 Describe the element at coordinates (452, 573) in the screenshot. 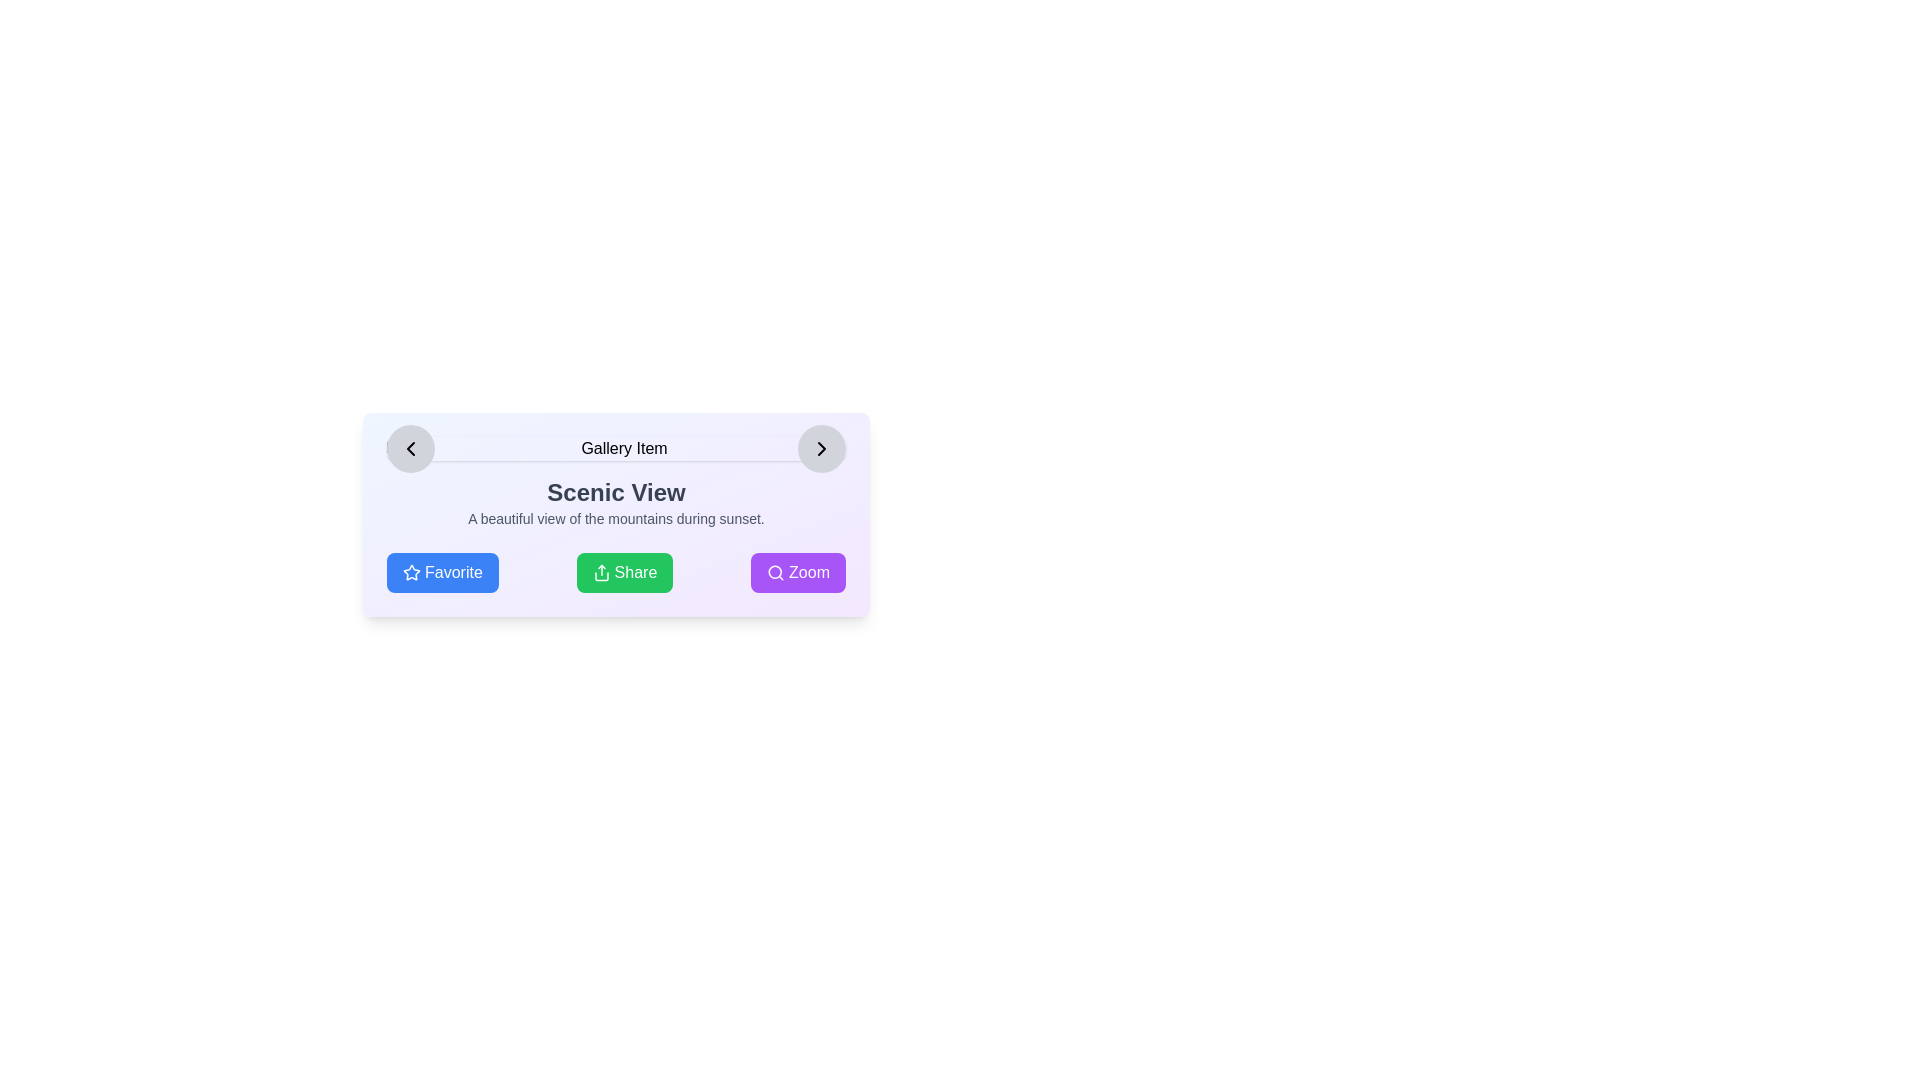

I see `details of the 'Favorite' label, which indicates that clicking the button will mark the item as a favorite, located centrally within the first button from the left in the bottom-left corner of the card interface` at that location.